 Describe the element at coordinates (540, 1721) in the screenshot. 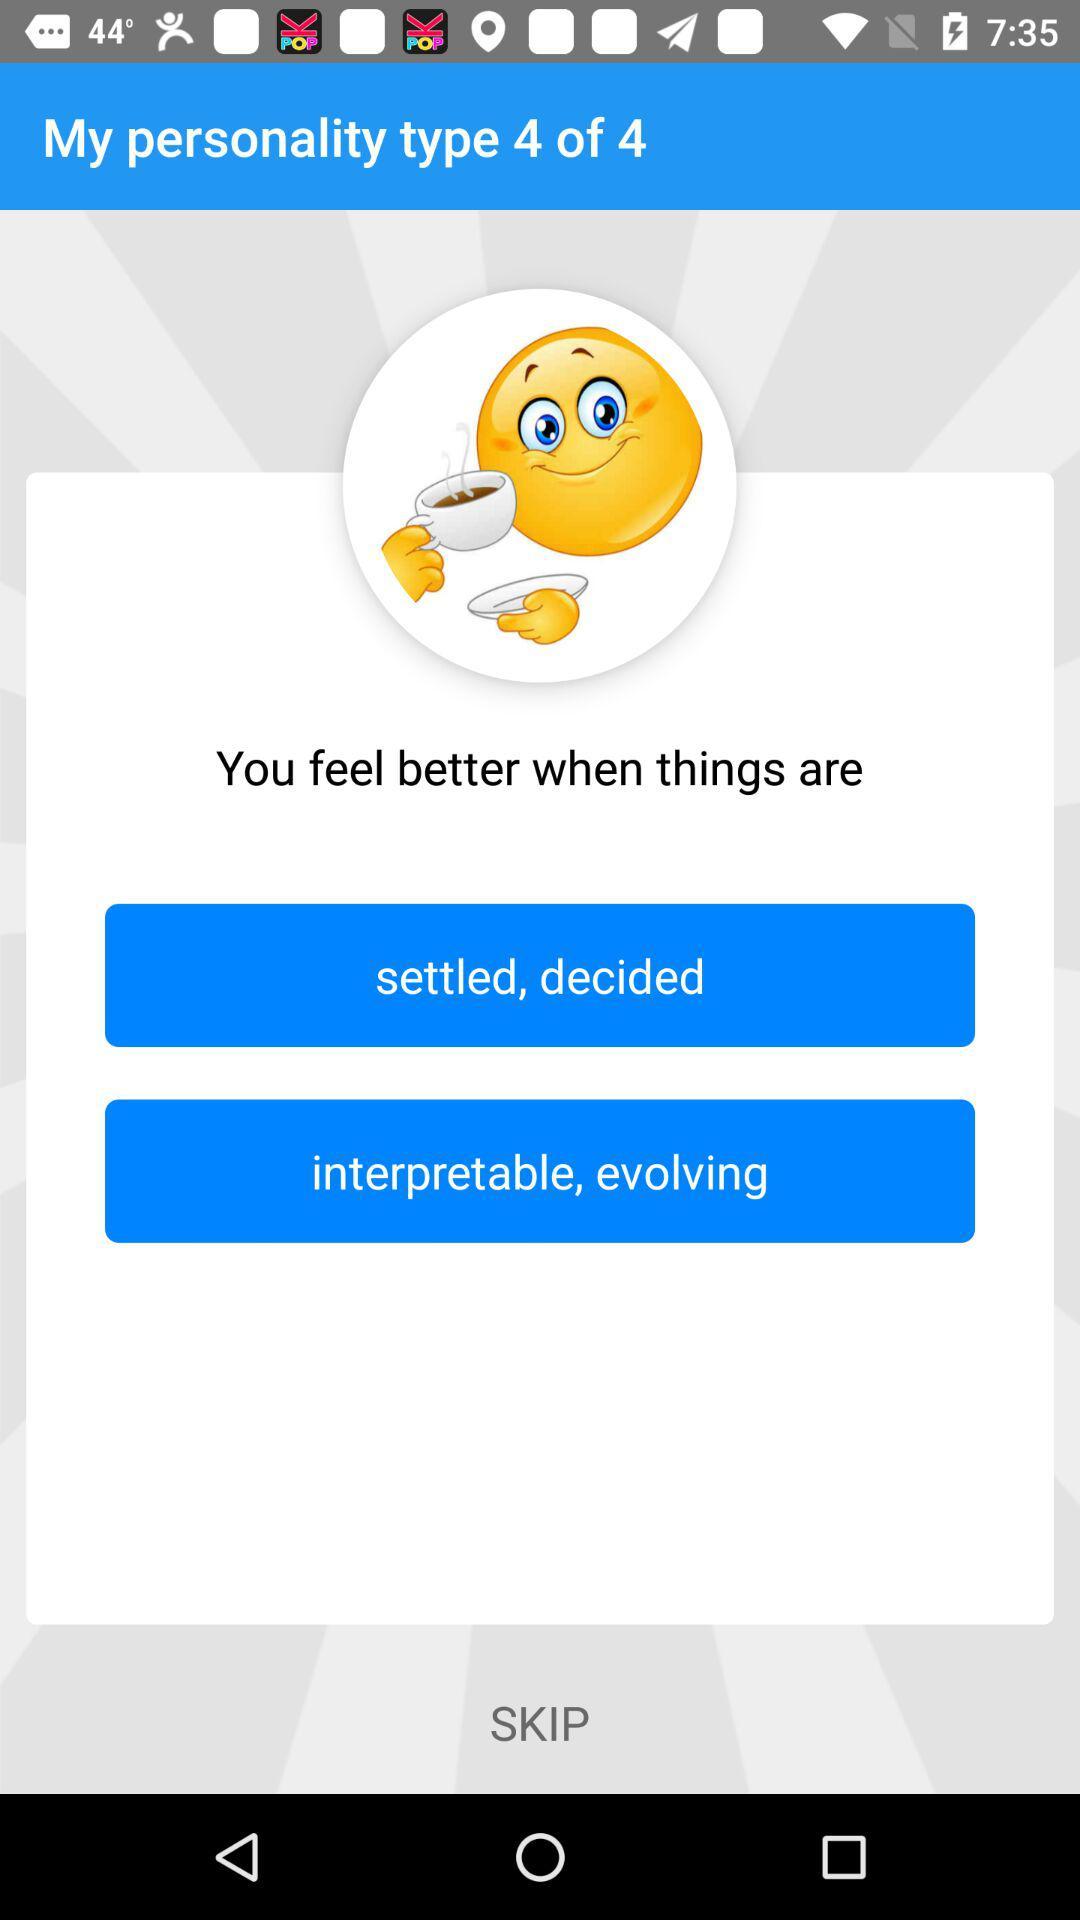

I see `skip` at that location.